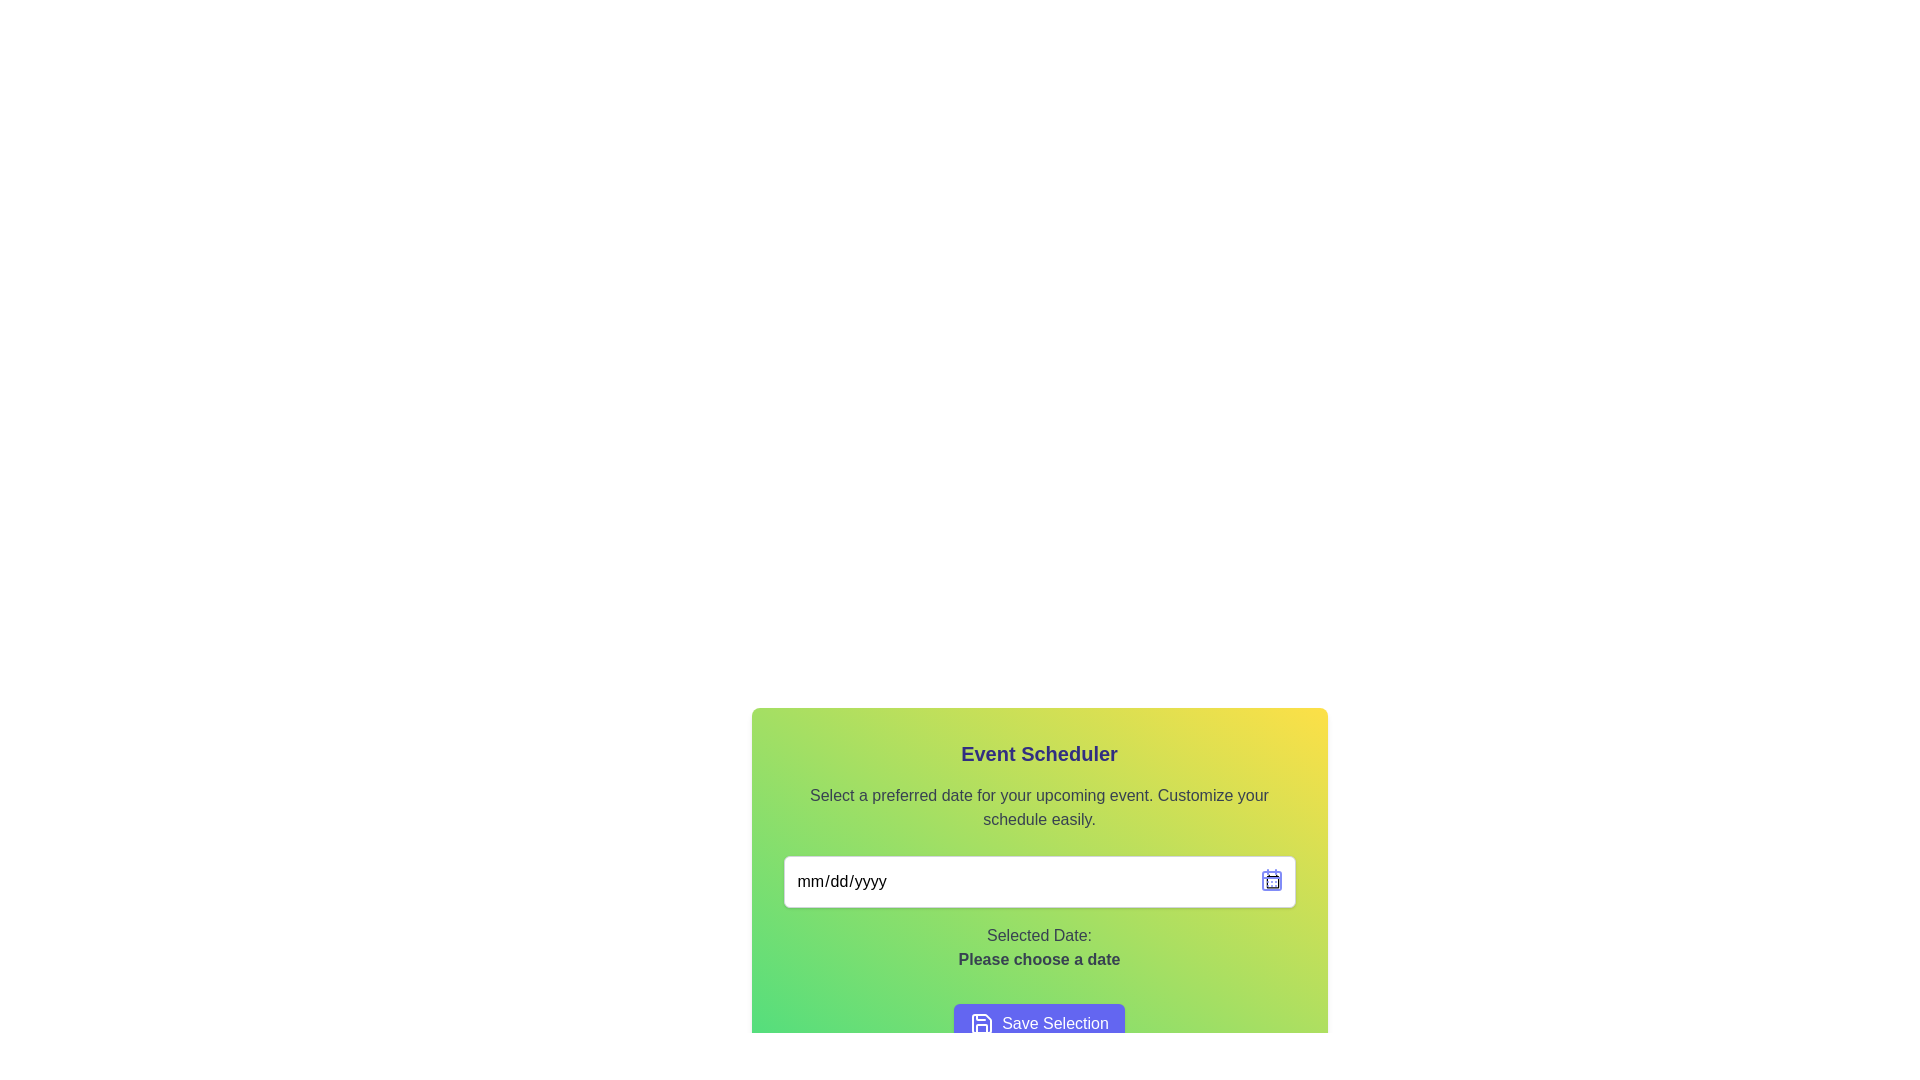 The image size is (1920, 1080). I want to click on the disk or save icon located at the bottom center of the interface, above the 'Save Selection' text, so click(982, 1023).